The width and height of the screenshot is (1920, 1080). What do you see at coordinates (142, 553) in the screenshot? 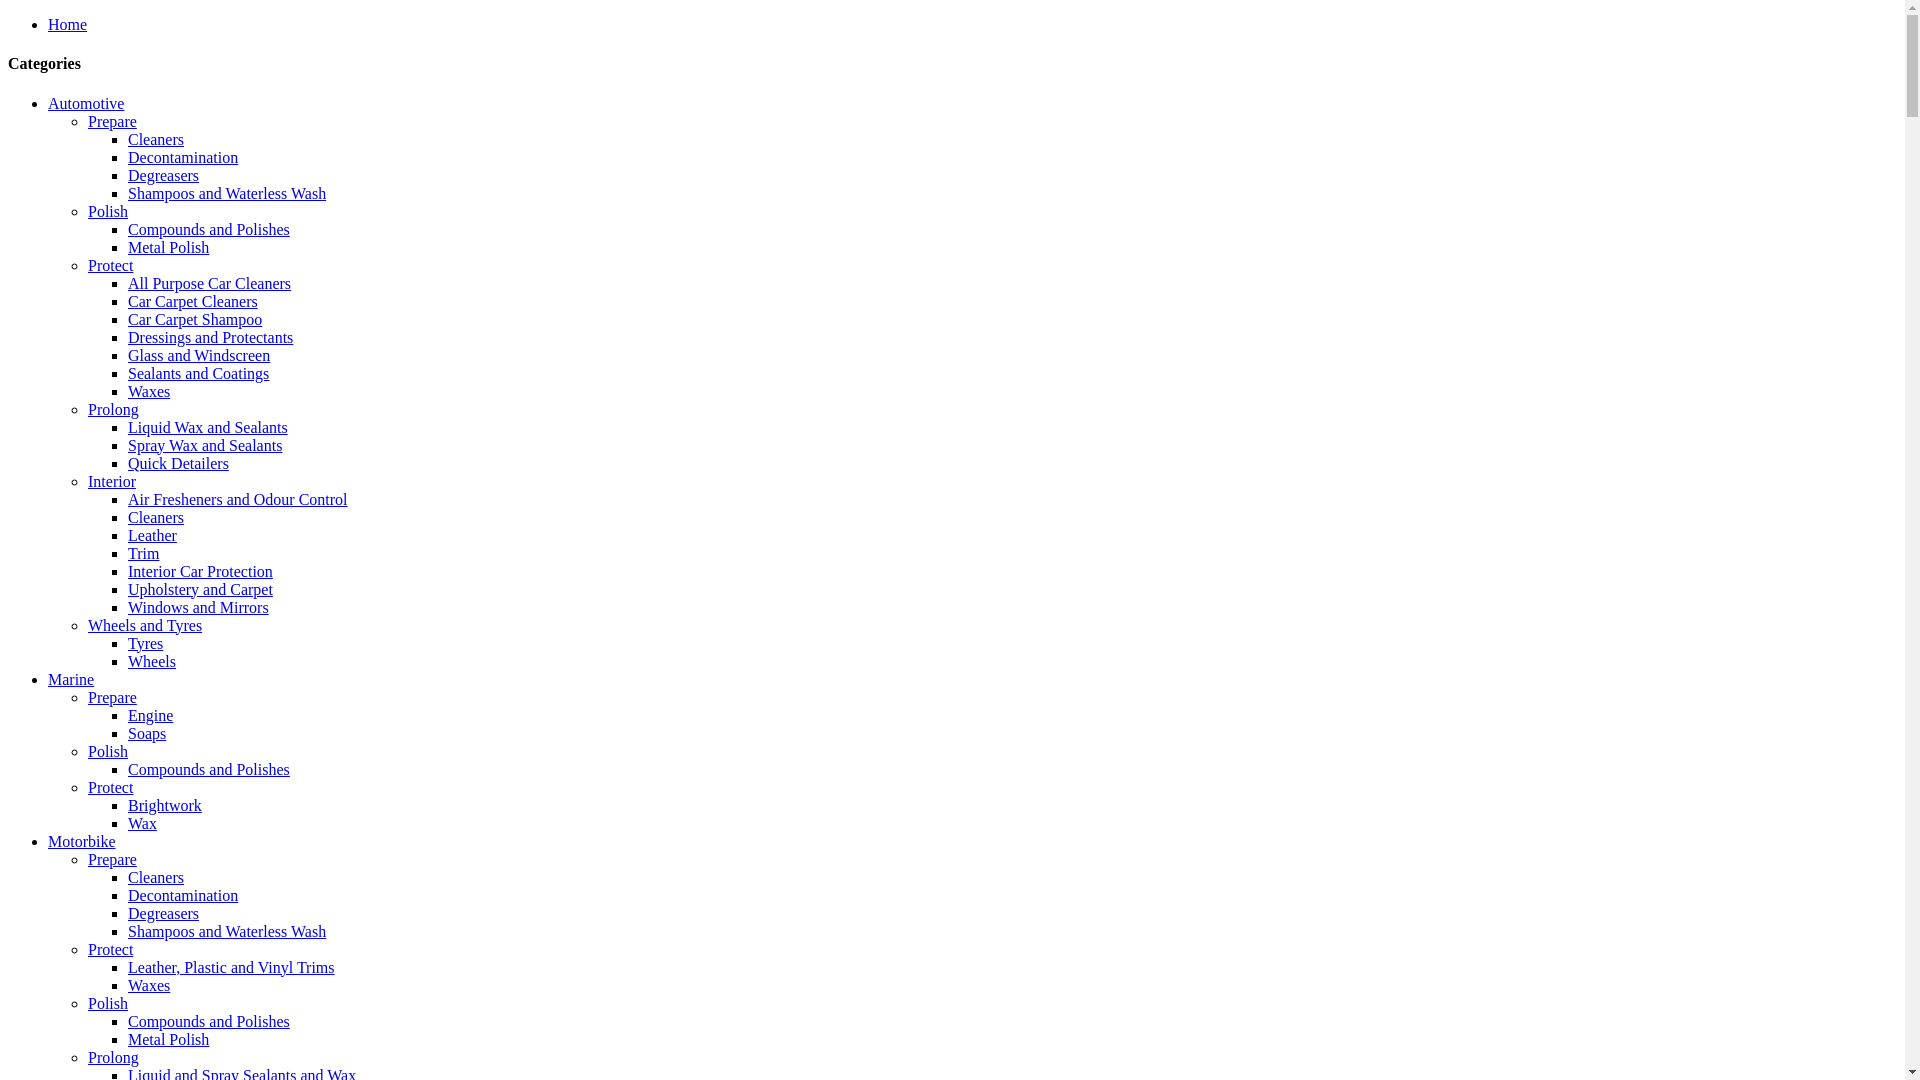
I see `'Trim'` at bounding box center [142, 553].